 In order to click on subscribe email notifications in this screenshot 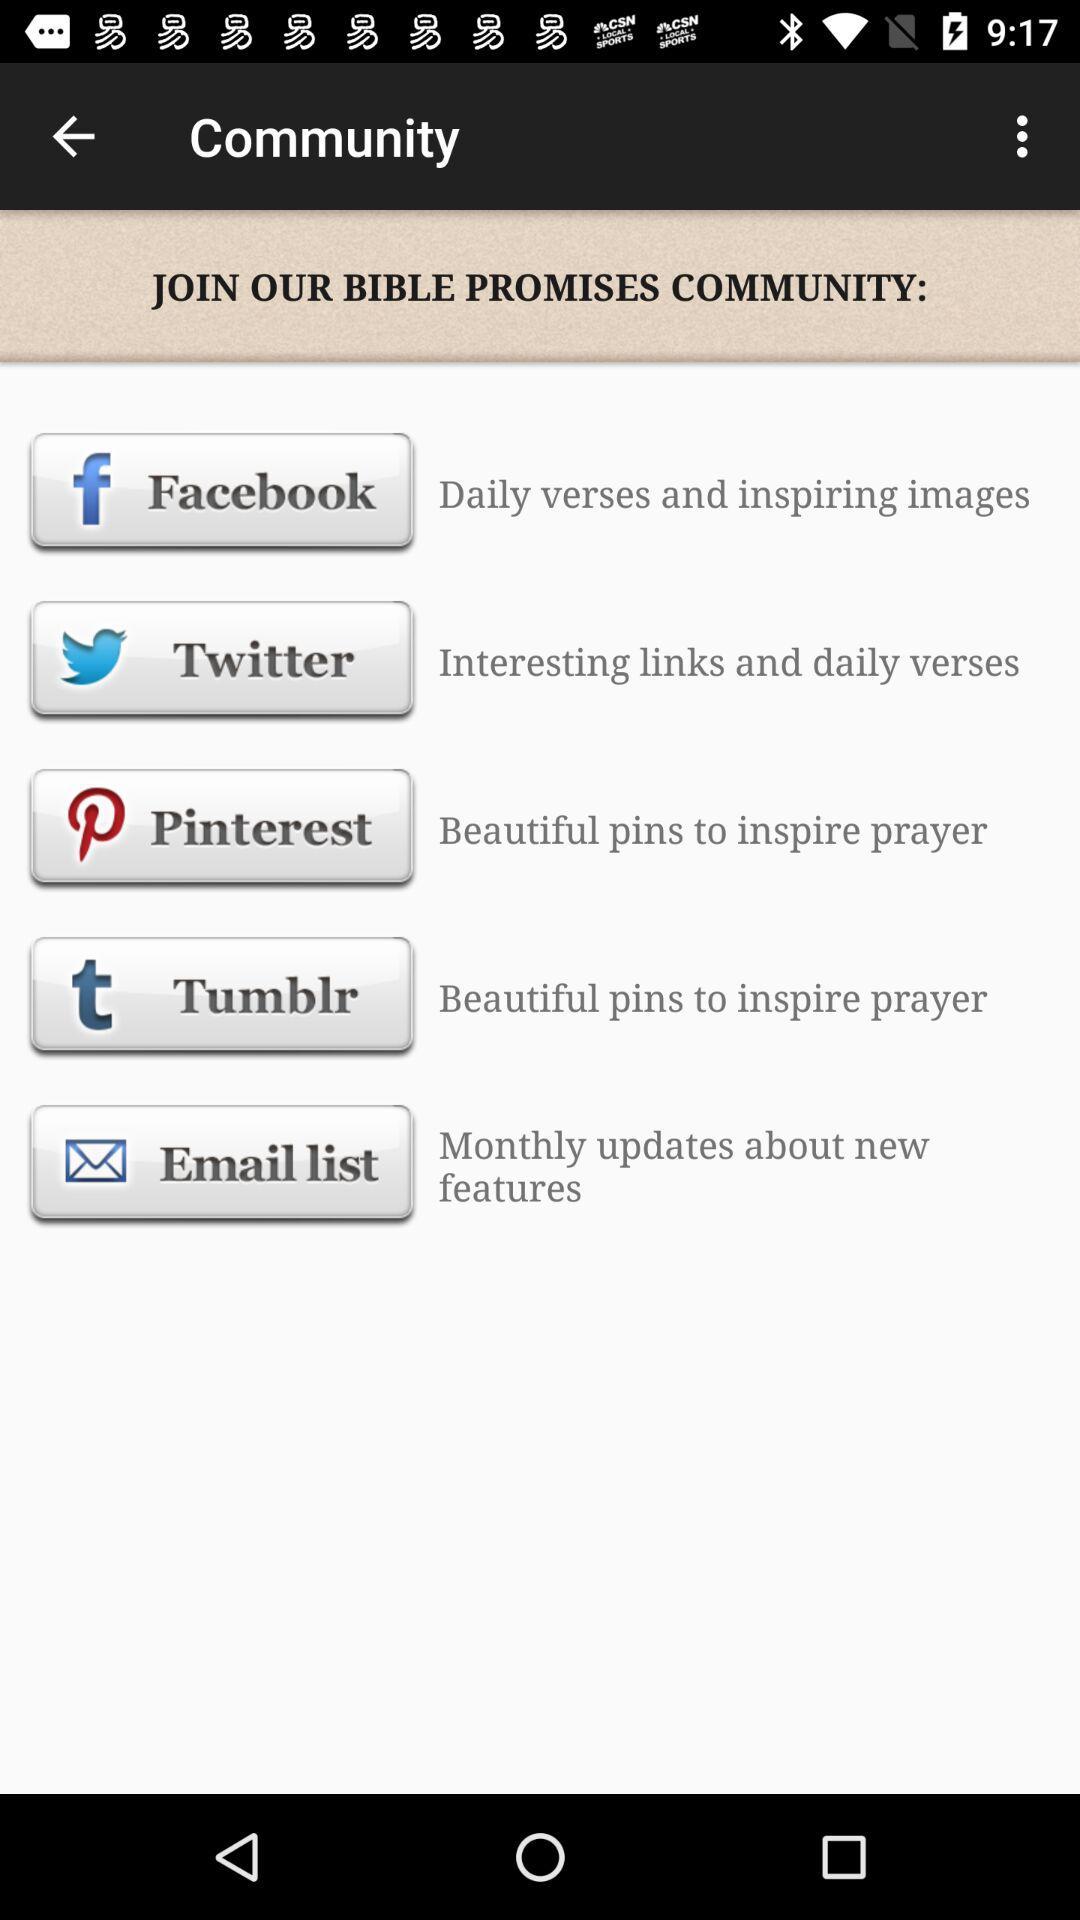, I will do `click(222, 1165)`.